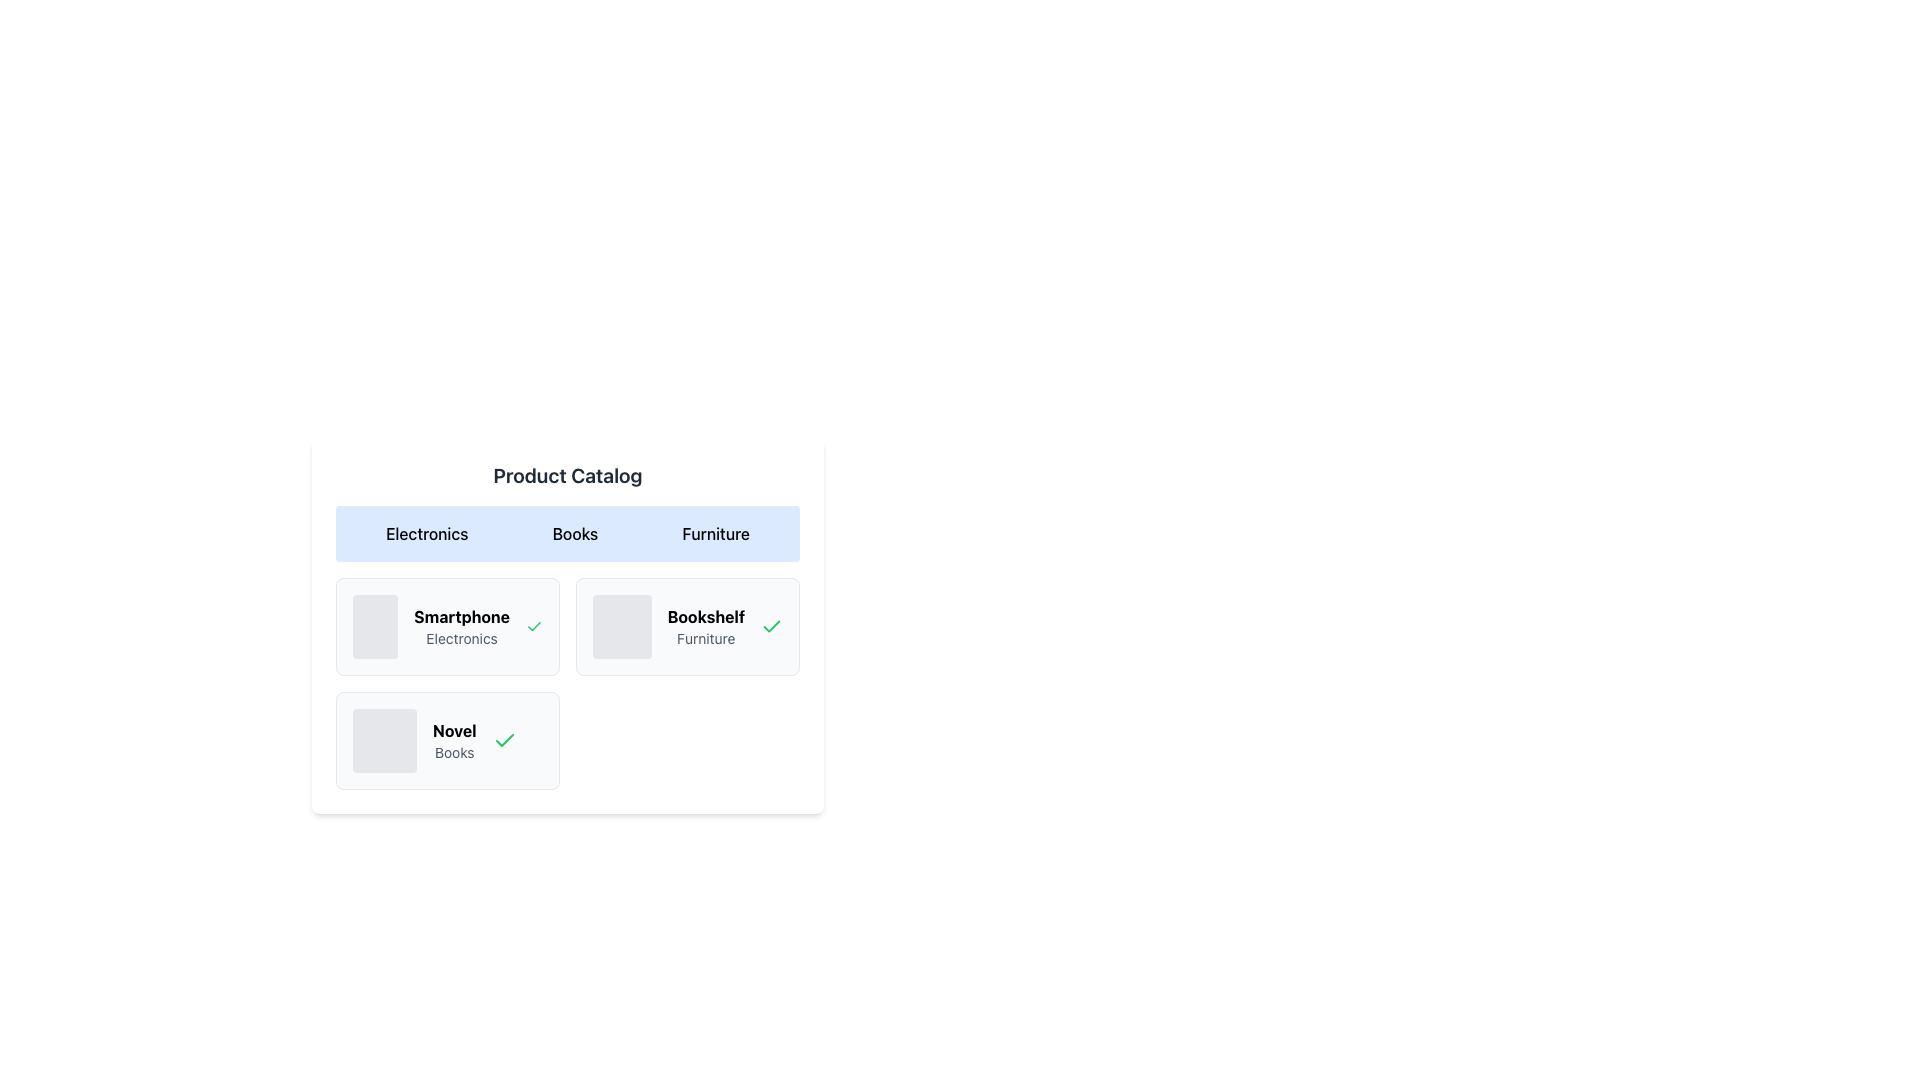 Image resolution: width=1920 pixels, height=1080 pixels. What do you see at coordinates (453, 752) in the screenshot?
I see `the static text label containing the word 'Books', which is styled in a smaller font and light gray color, located below the bold 'Novel' text within a product card layout` at bounding box center [453, 752].